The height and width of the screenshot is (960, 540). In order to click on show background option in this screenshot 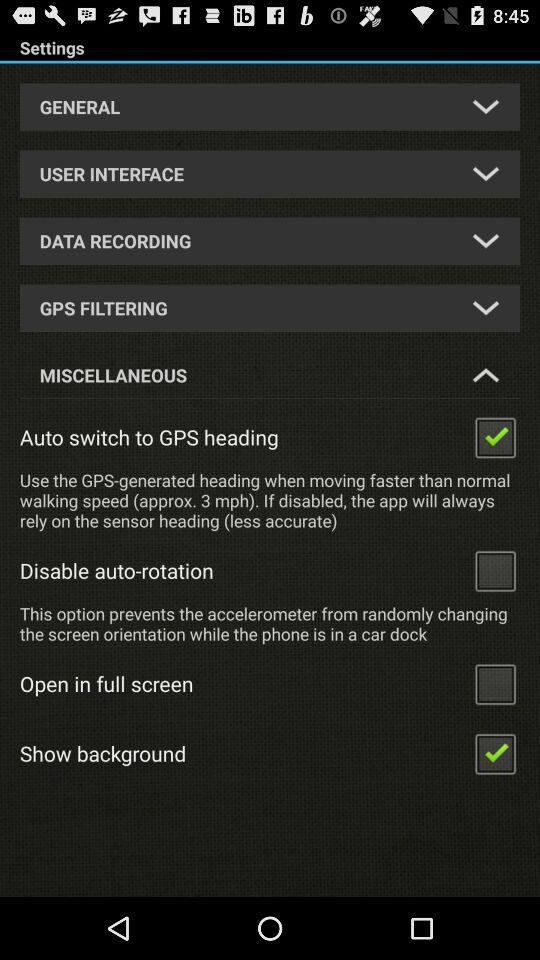, I will do `click(494, 752)`.